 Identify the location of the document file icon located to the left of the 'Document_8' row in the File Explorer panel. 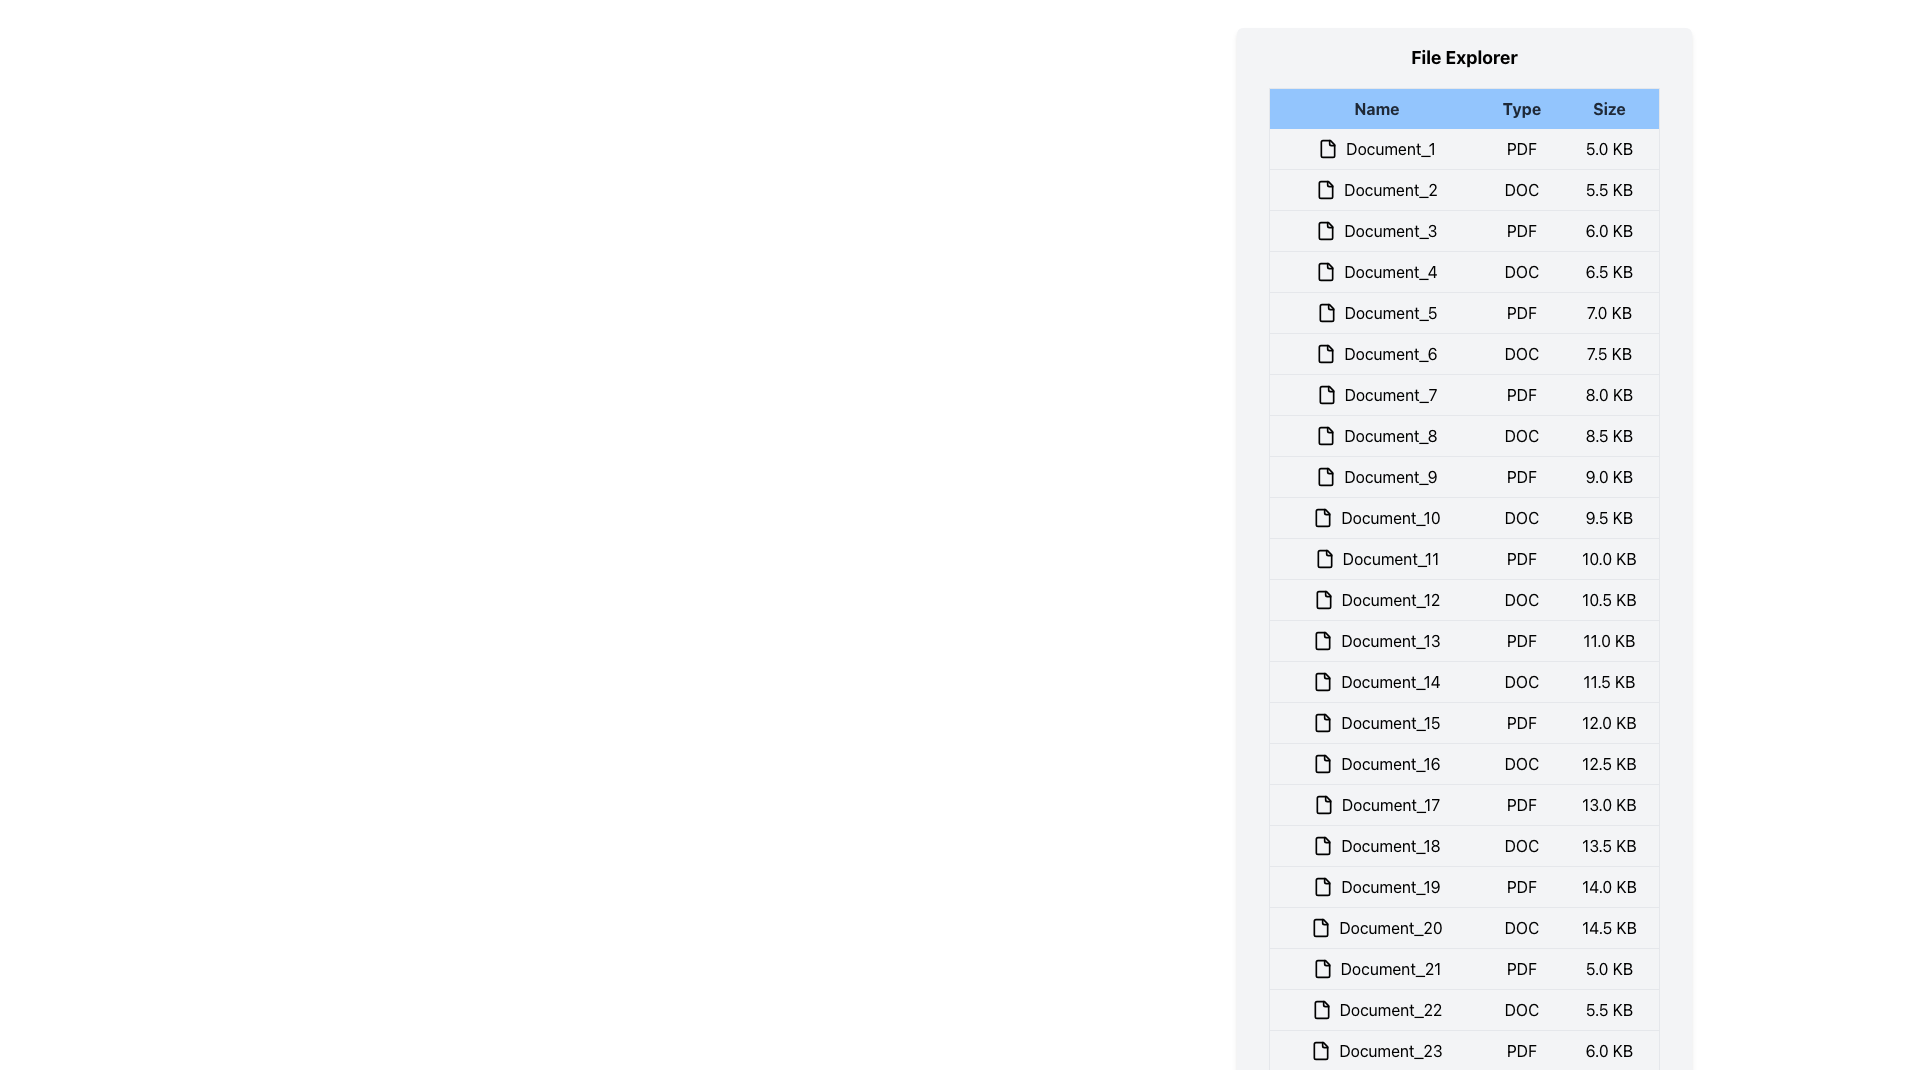
(1326, 434).